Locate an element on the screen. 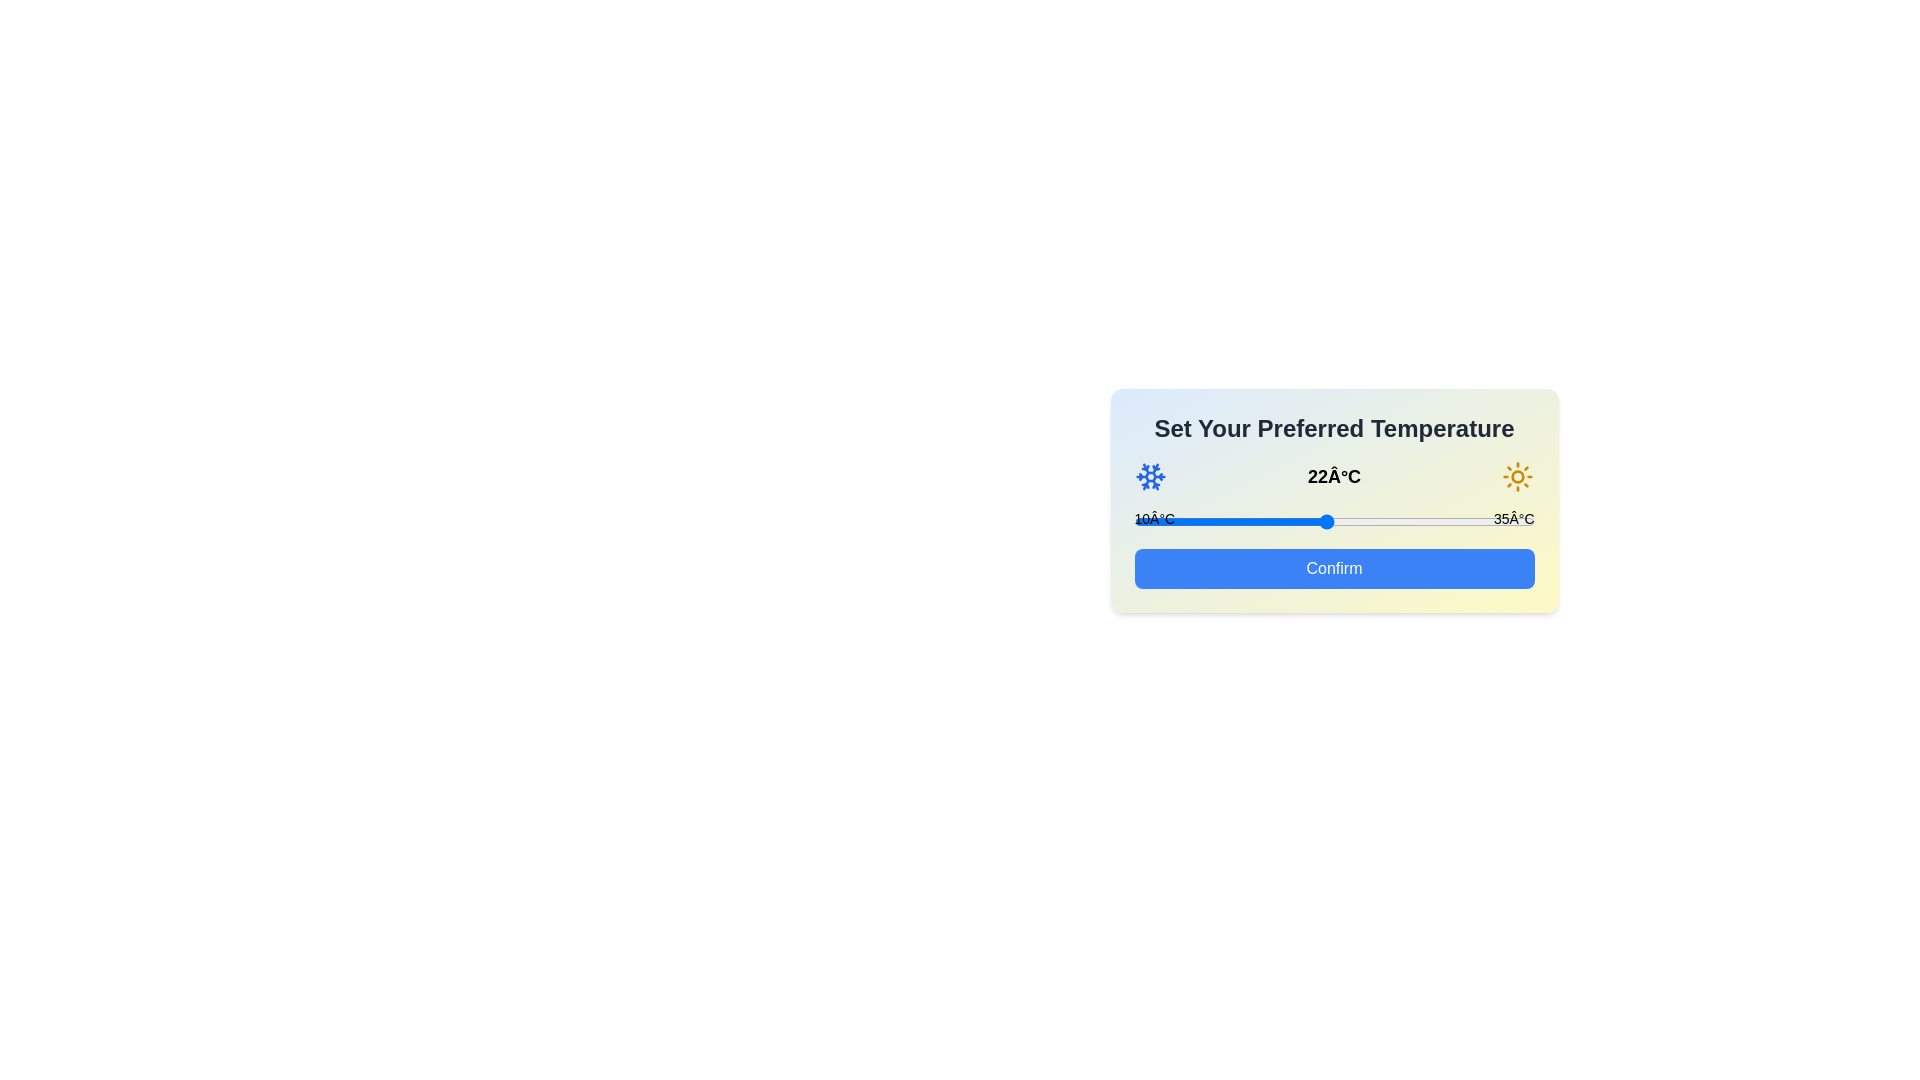  the 'Confirm' button to finalize the temperature selection is located at coordinates (1334, 569).